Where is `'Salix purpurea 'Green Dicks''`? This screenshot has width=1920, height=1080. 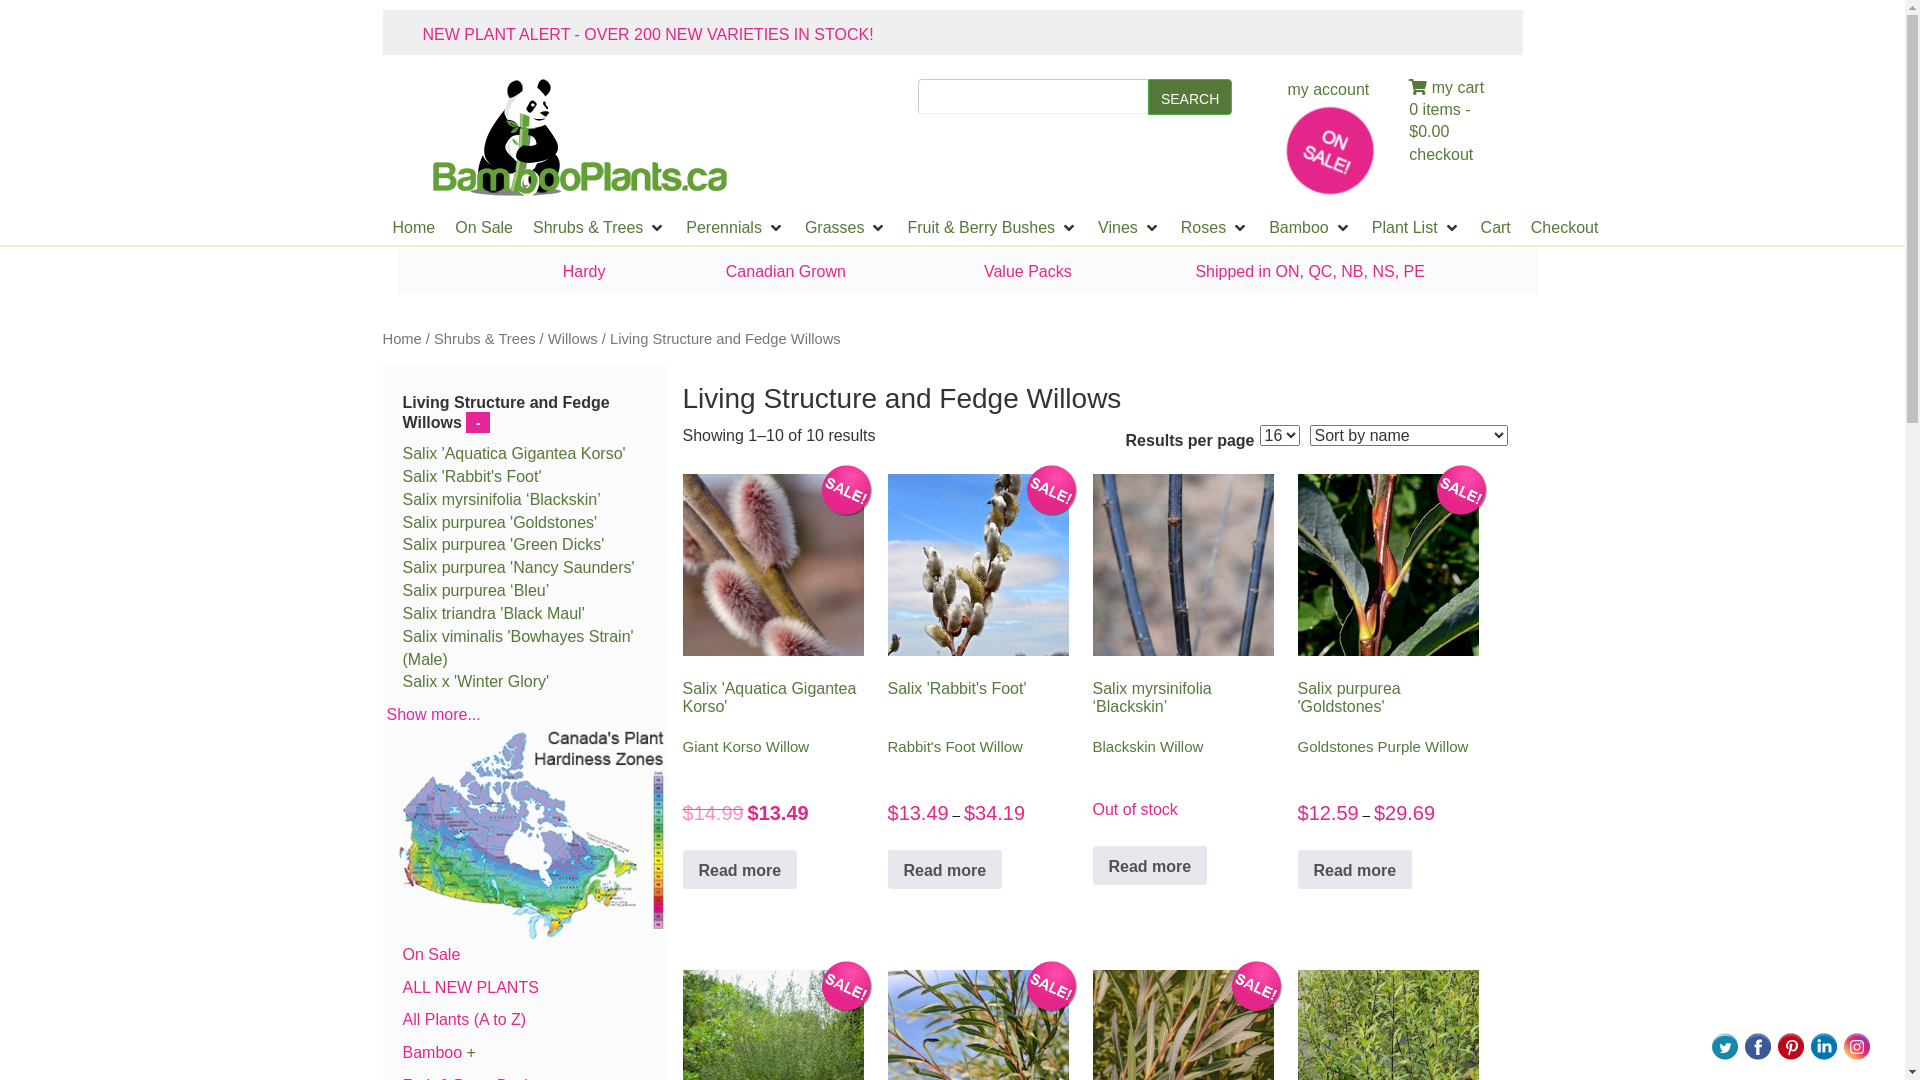 'Salix purpurea 'Green Dicks'' is located at coordinates (503, 544).